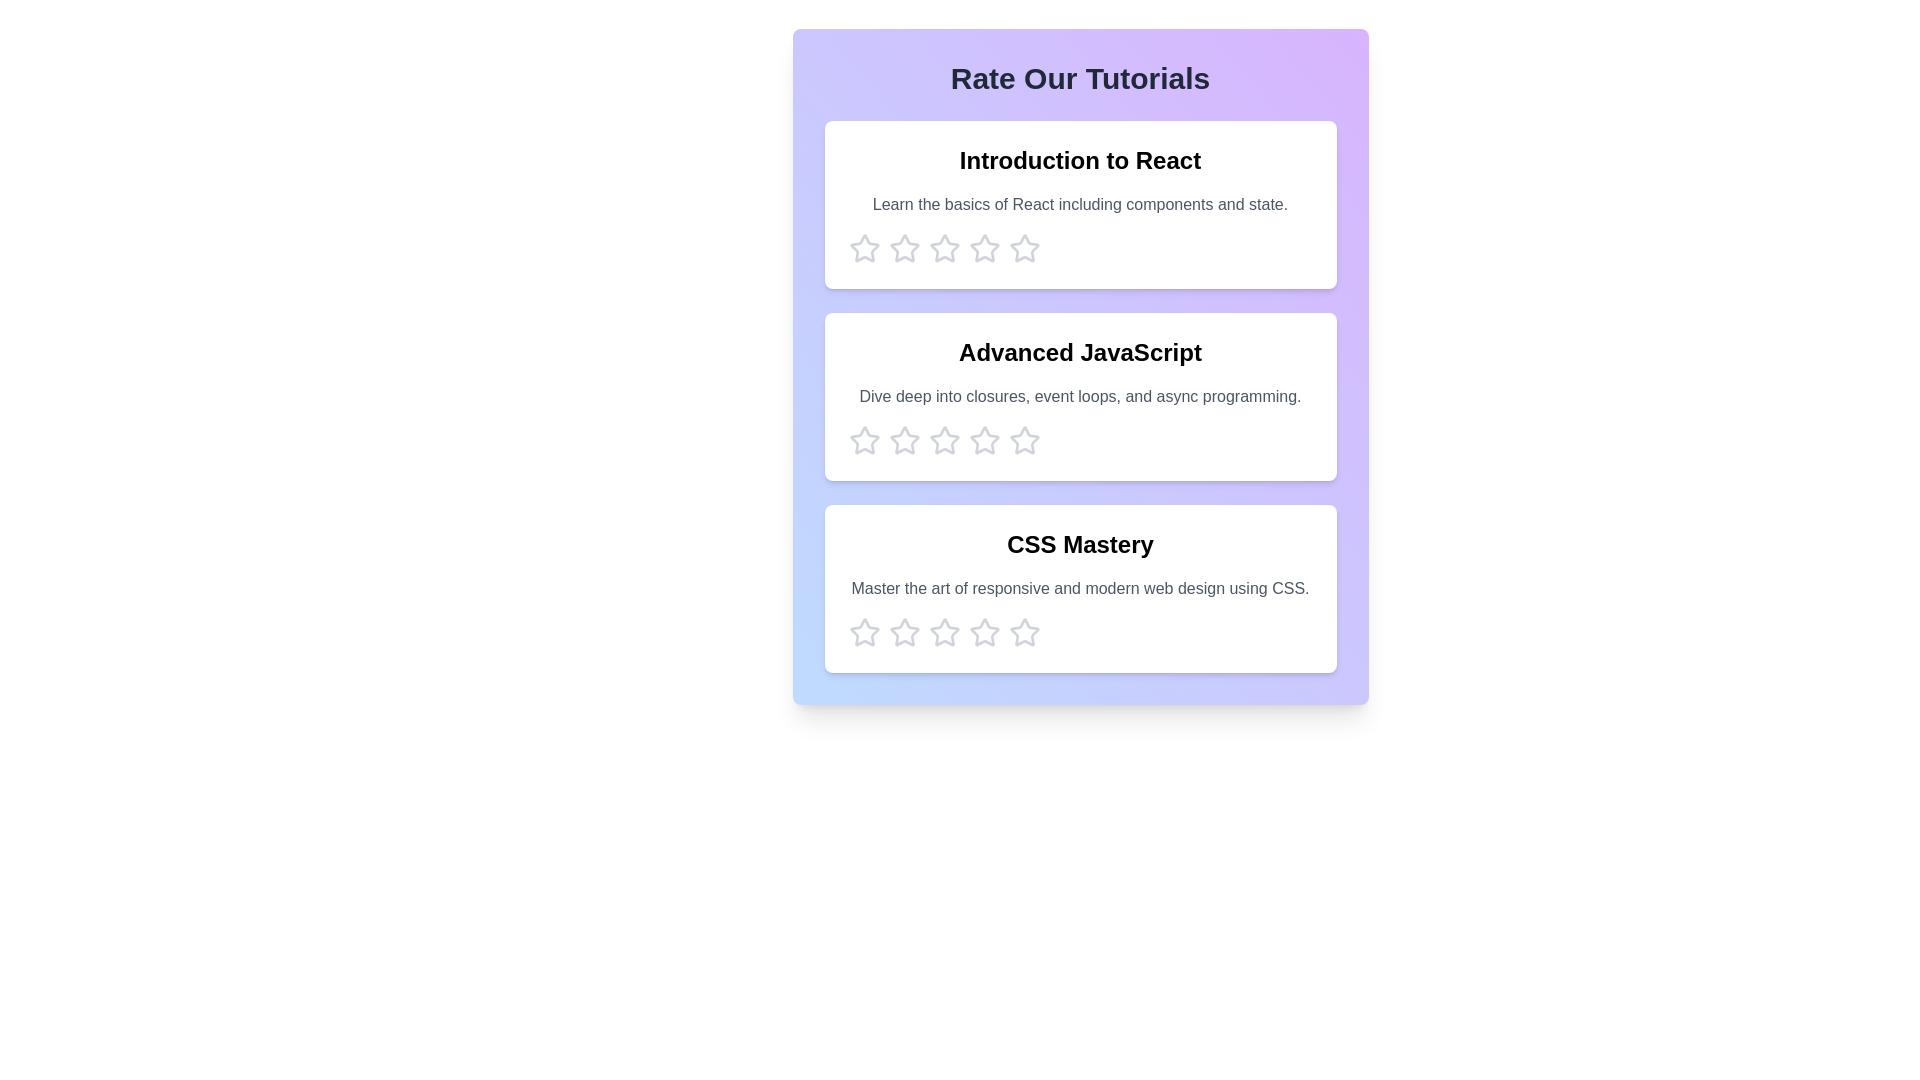 The height and width of the screenshot is (1080, 1920). Describe the element at coordinates (903, 248) in the screenshot. I see `the star corresponding to 2 stars to preview the rating effect` at that location.